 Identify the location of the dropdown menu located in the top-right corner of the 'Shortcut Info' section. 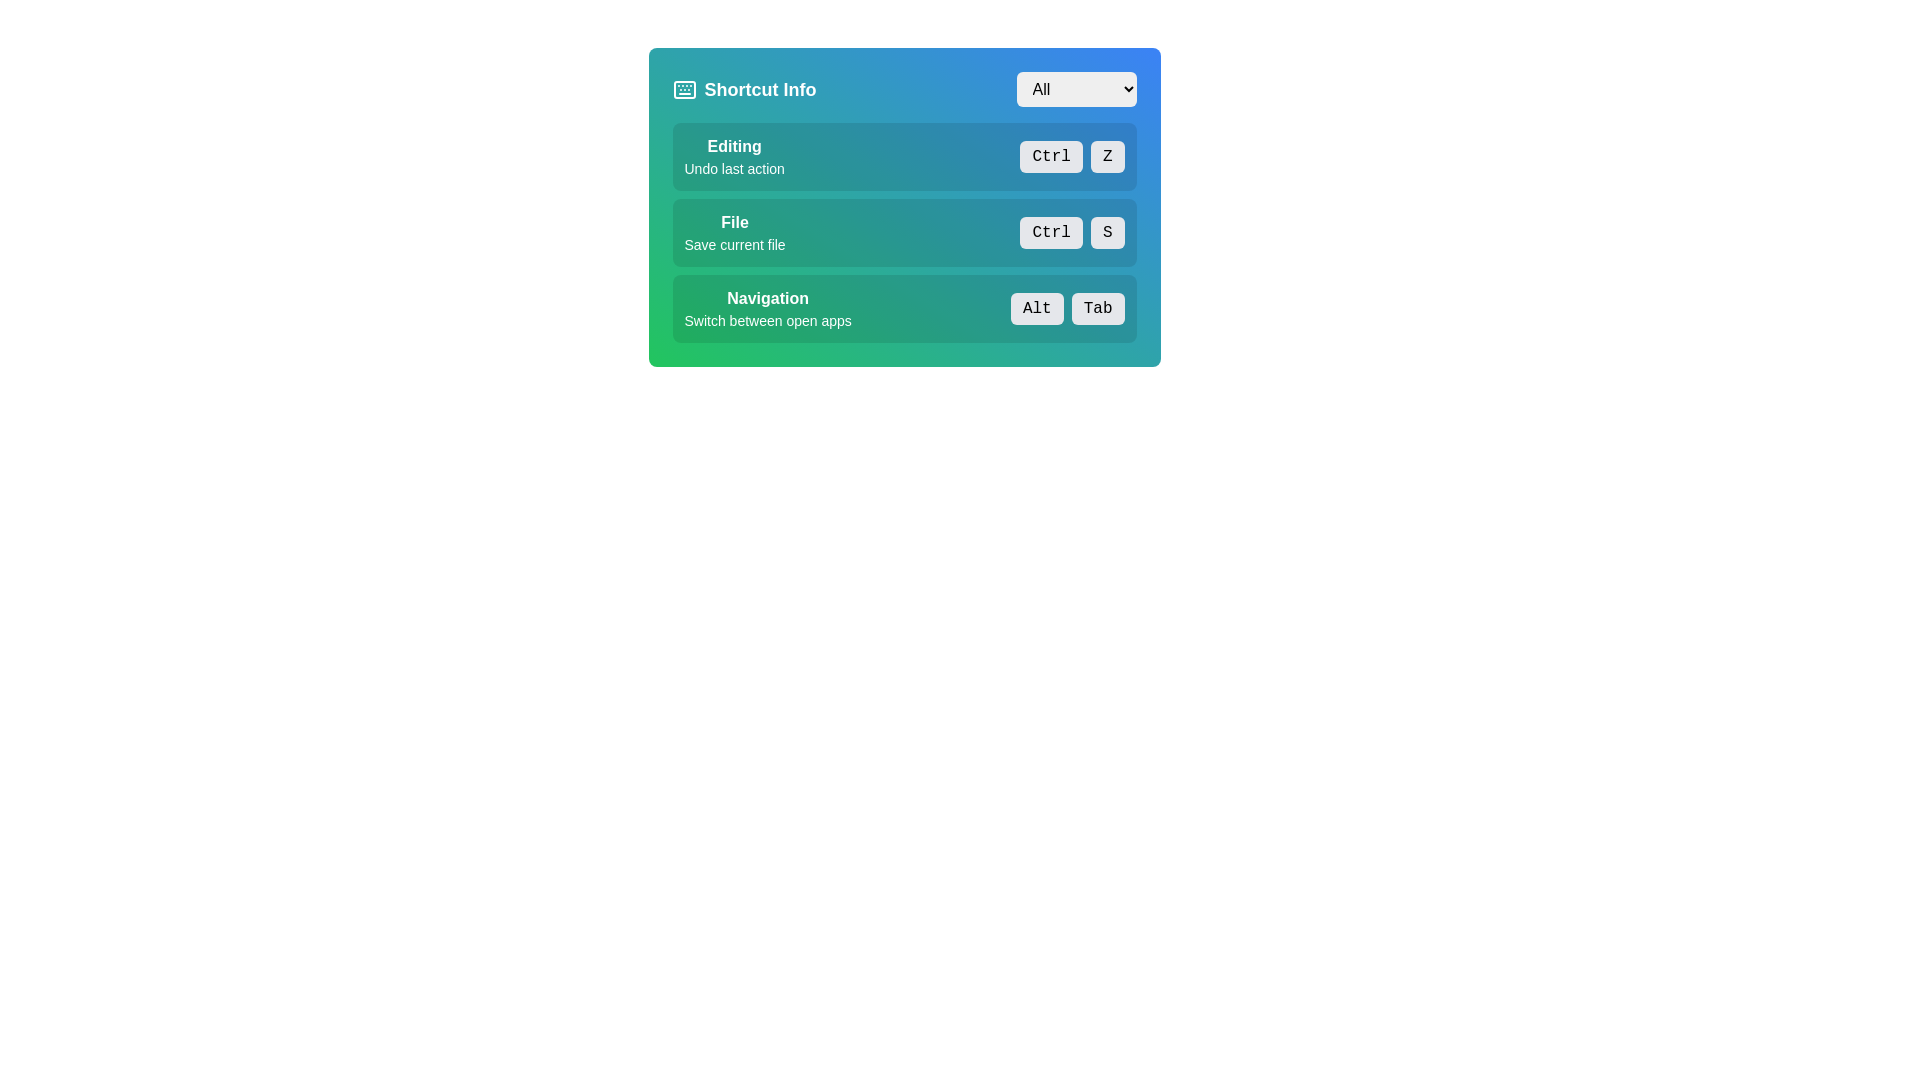
(1075, 88).